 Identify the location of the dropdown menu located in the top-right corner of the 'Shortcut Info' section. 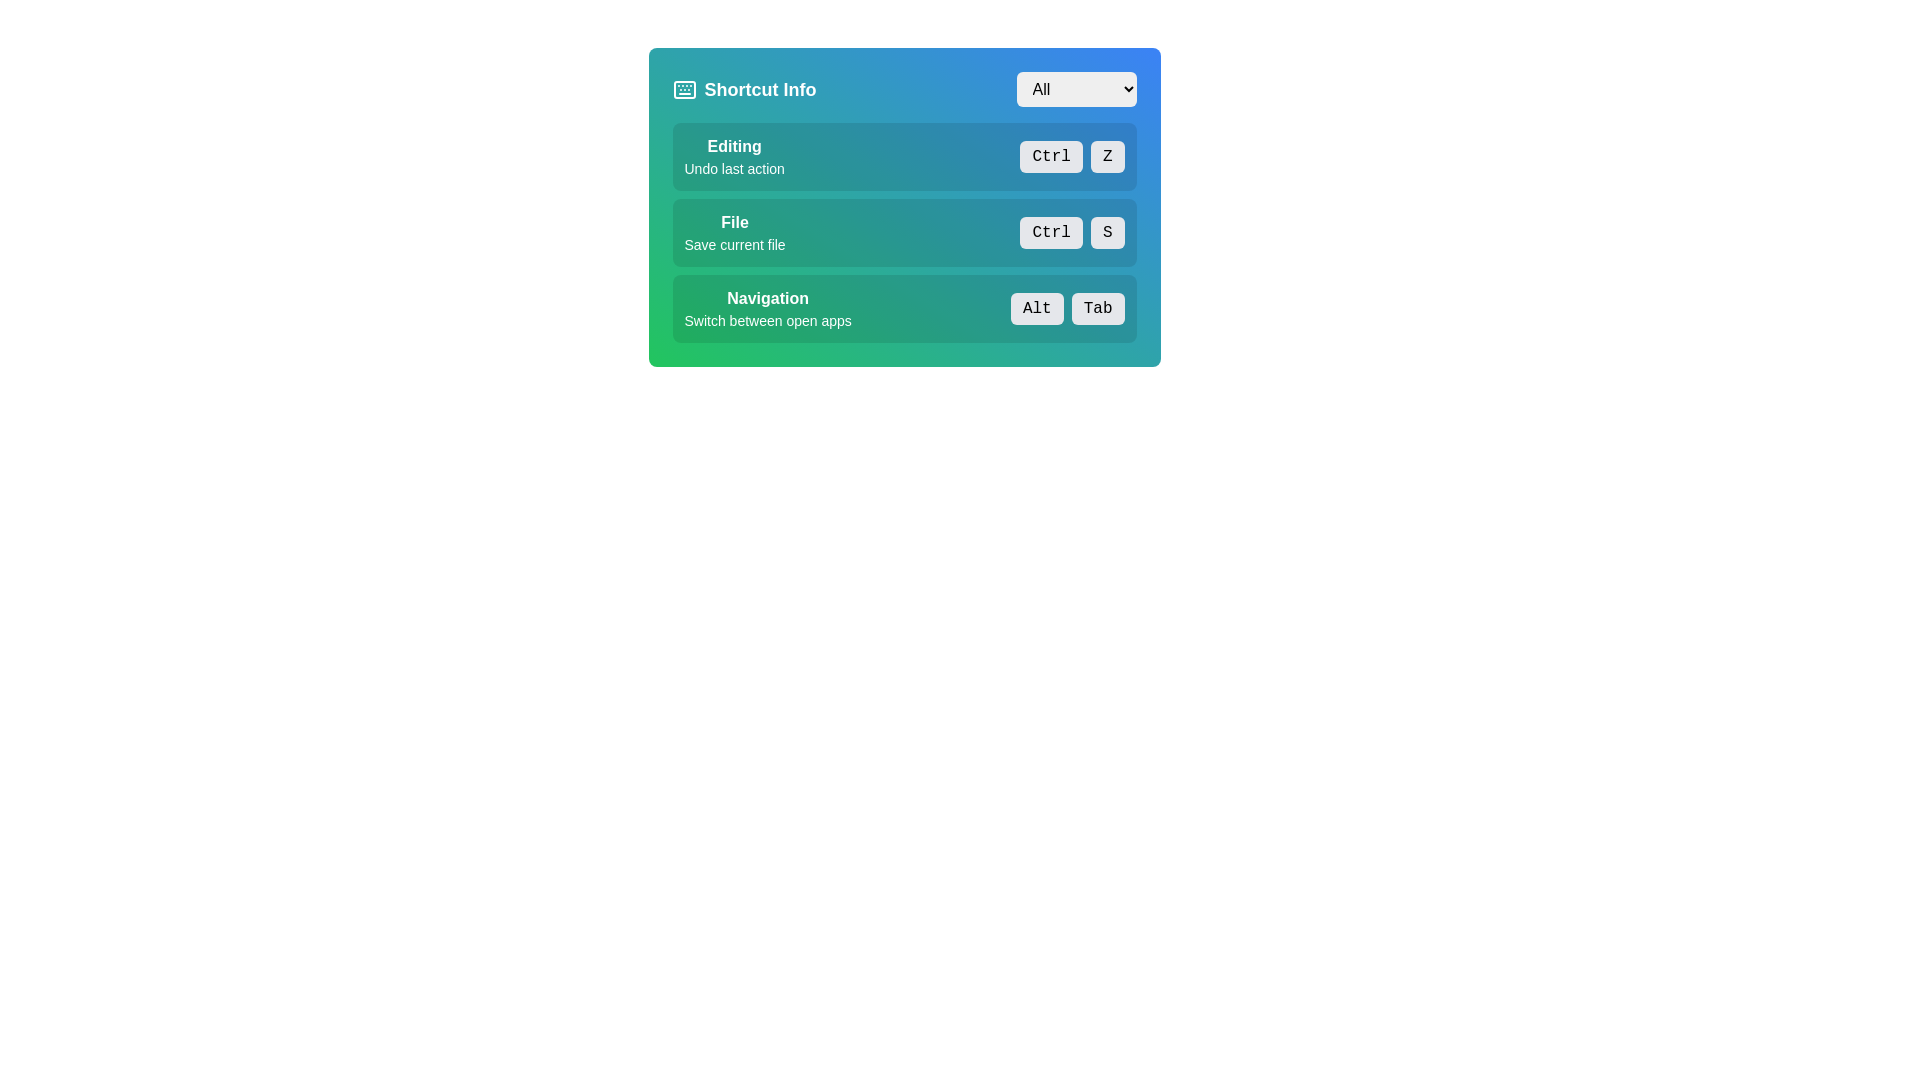
(1075, 88).